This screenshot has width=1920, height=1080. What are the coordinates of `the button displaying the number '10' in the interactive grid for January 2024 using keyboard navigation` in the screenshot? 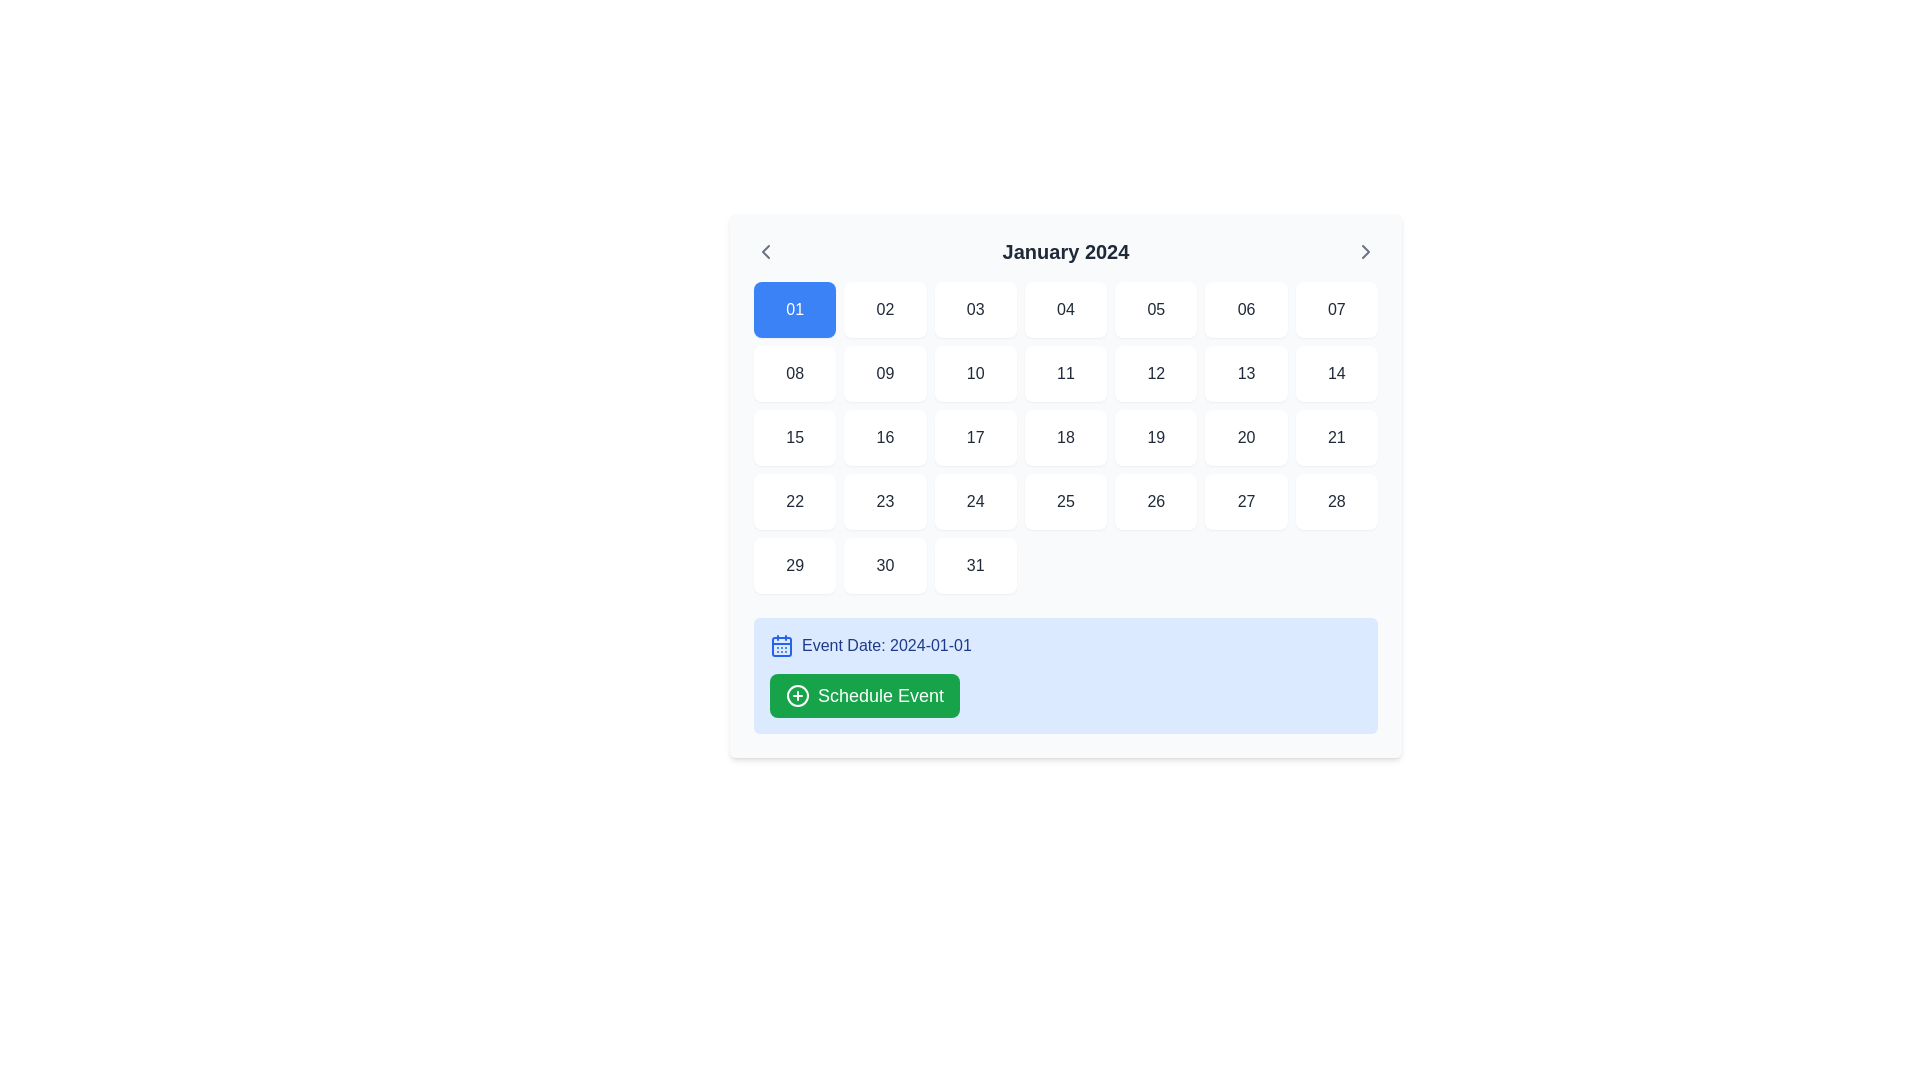 It's located at (975, 374).